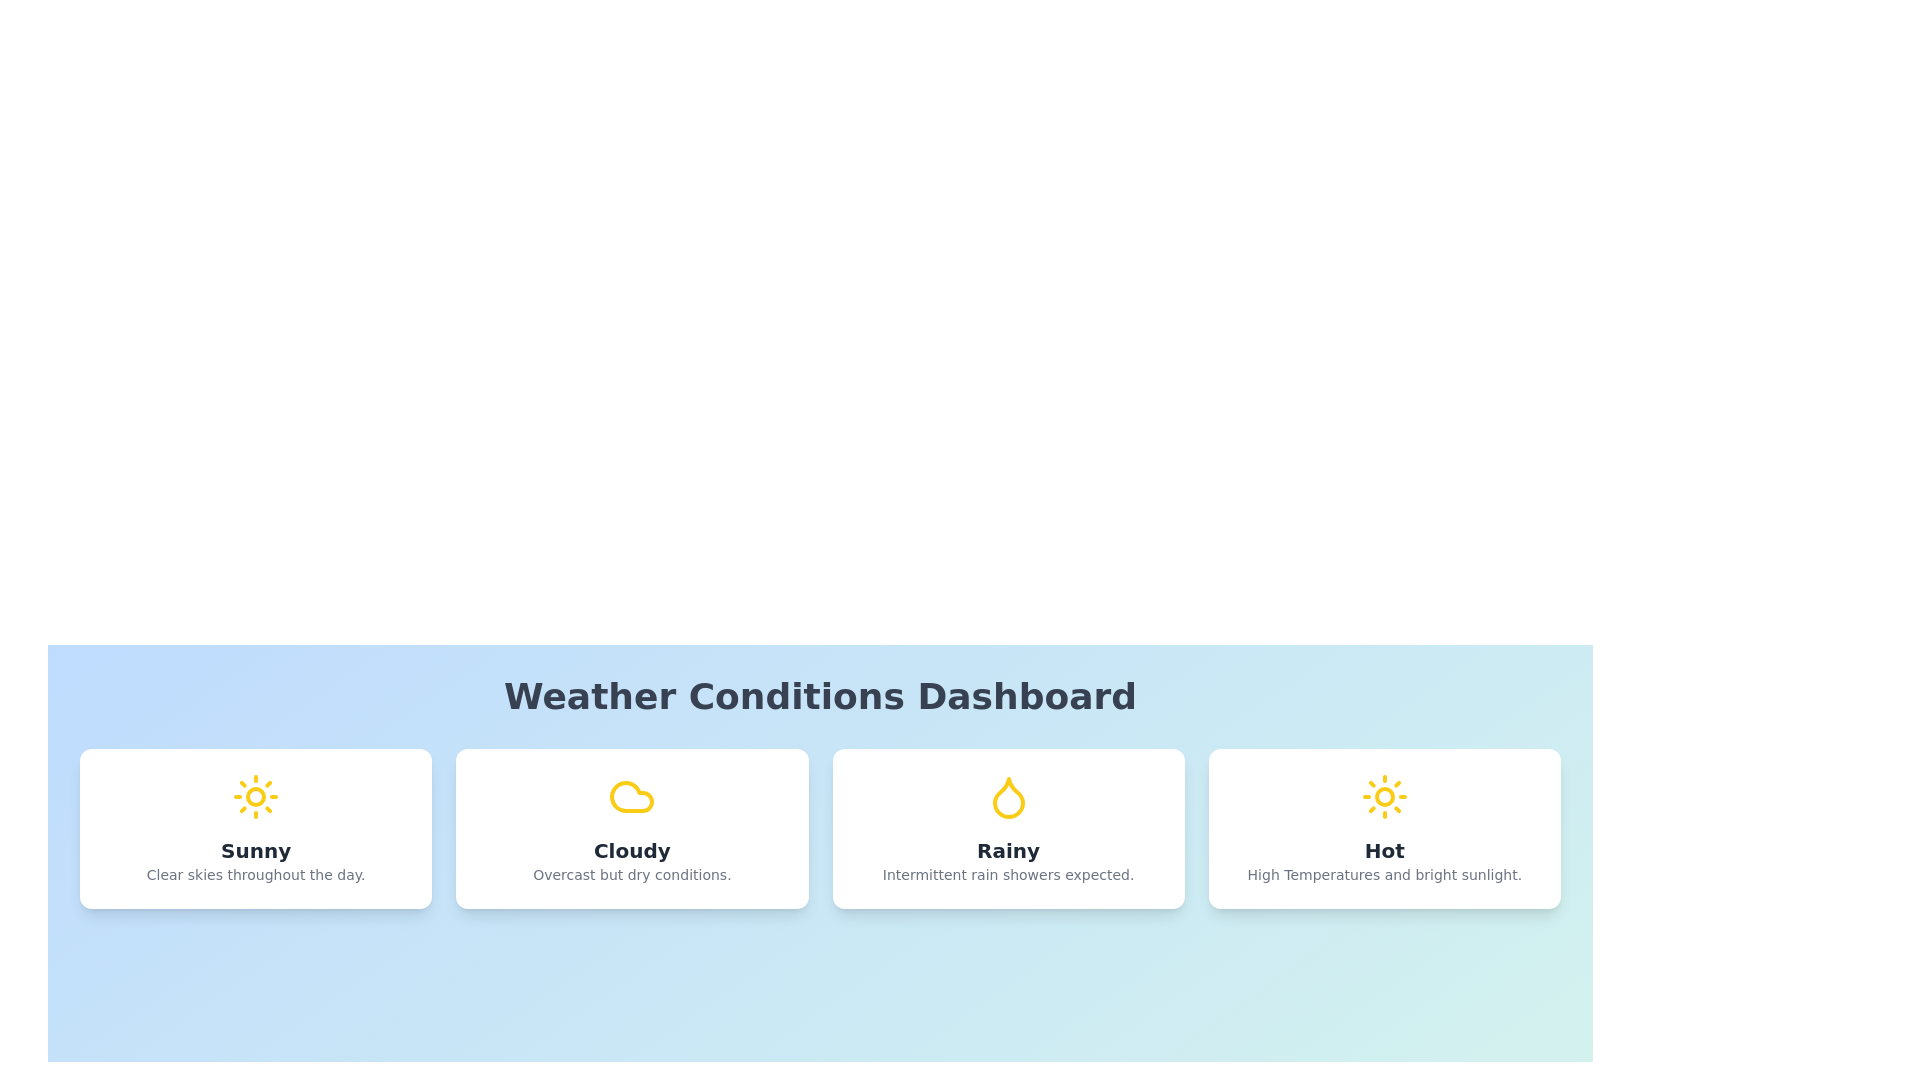 This screenshot has width=1920, height=1080. What do you see at coordinates (255, 874) in the screenshot?
I see `text label displaying 'Clear skies throughout the day.' located below the title 'Sunny' within the leftmost weather card on the dashboard` at bounding box center [255, 874].